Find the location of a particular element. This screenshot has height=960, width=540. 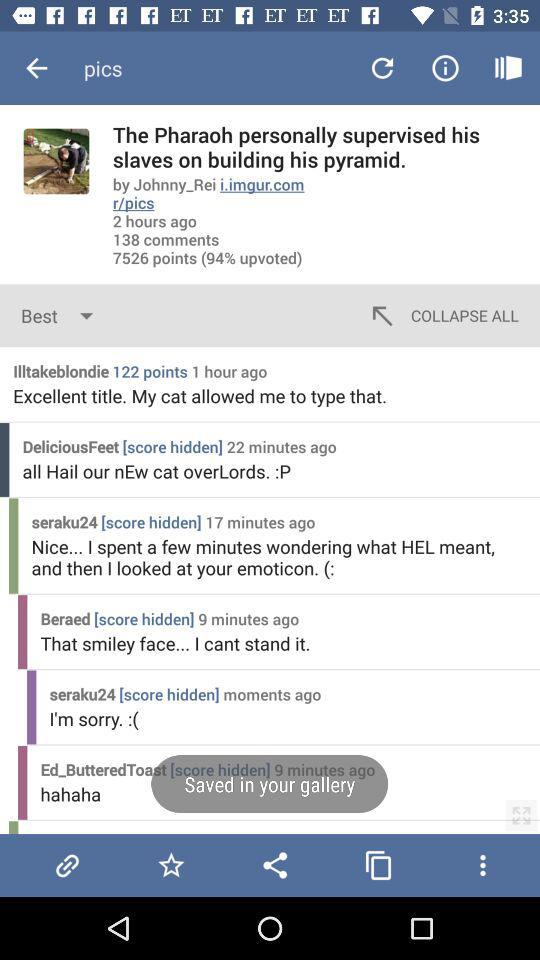

icon next to the pics icon is located at coordinates (36, 68).